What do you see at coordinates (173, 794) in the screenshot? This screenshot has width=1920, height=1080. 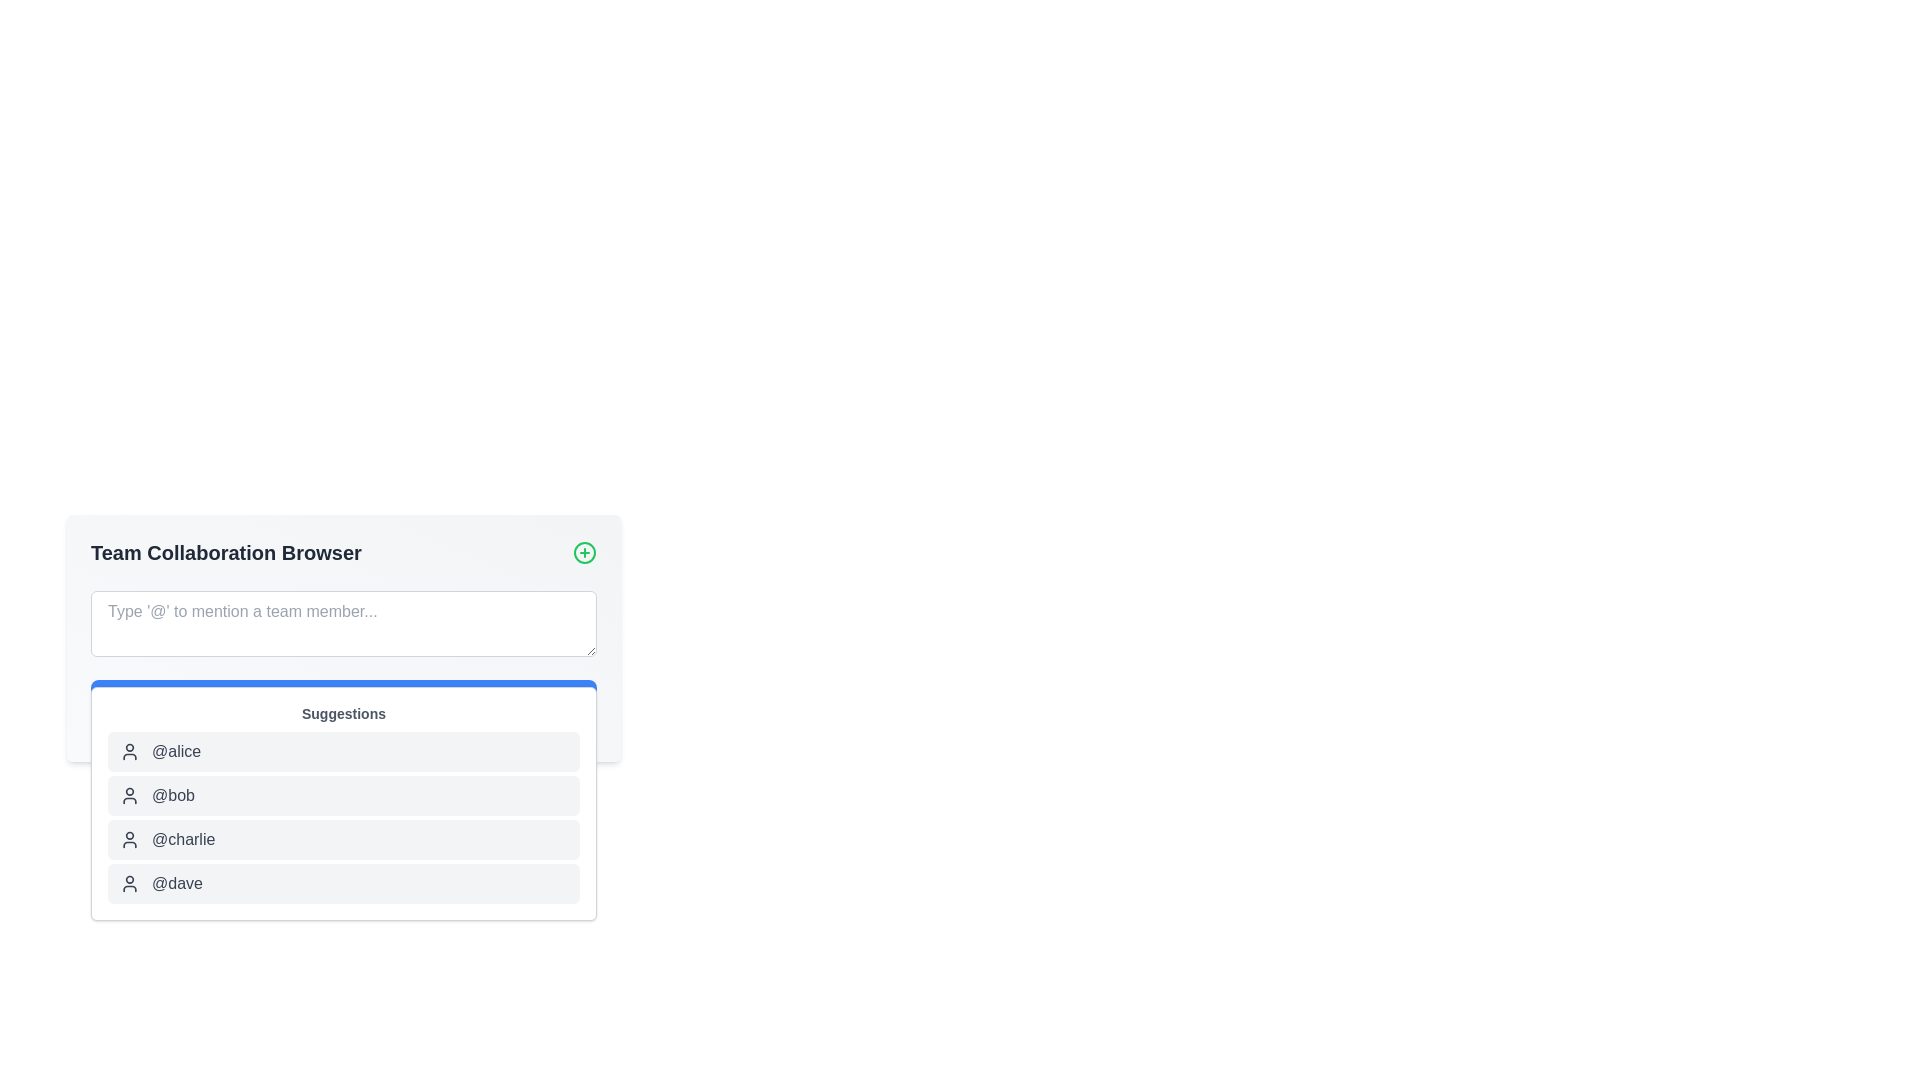 I see `the text element displaying '@bob' in gray color, which is the second option in the 'Suggestions' dropdown list` at bounding box center [173, 794].